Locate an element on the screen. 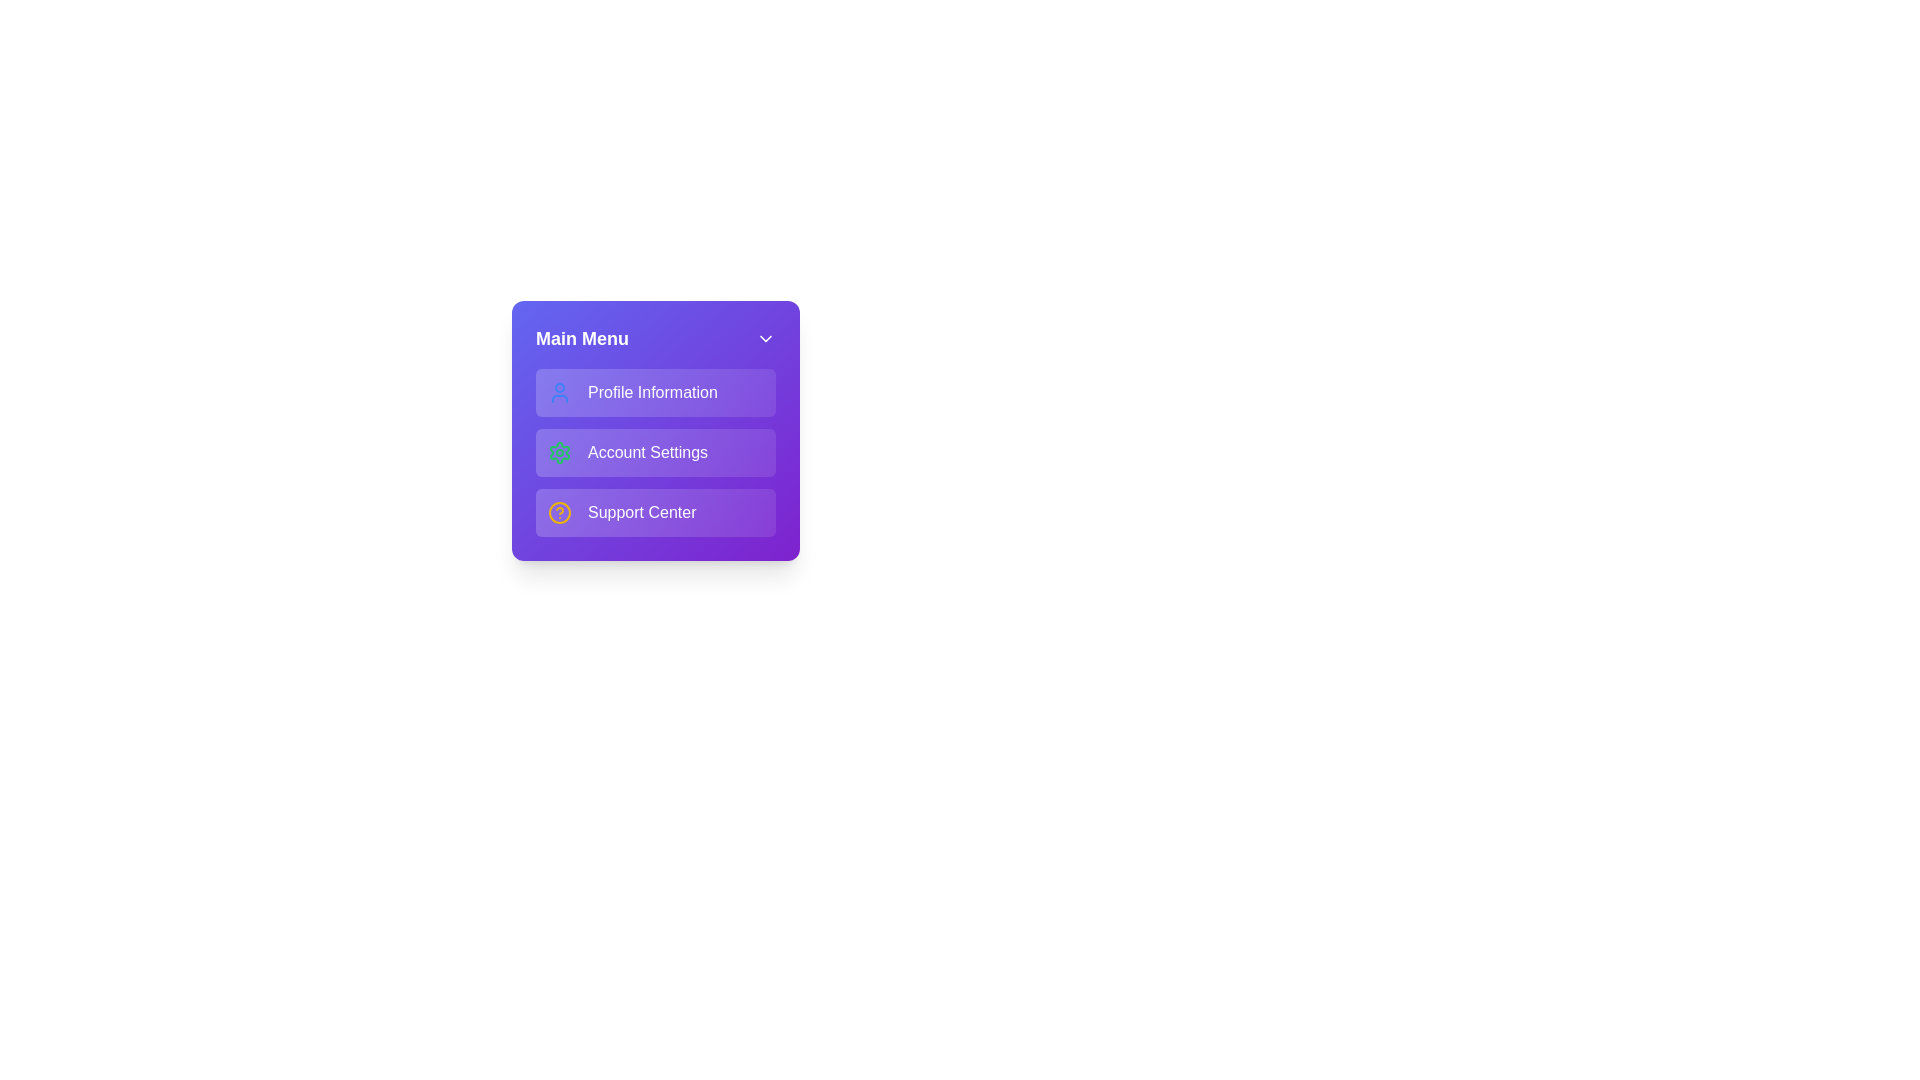 Image resolution: width=1920 pixels, height=1080 pixels. the menu item Support Center to see visual feedback is located at coordinates (656, 512).